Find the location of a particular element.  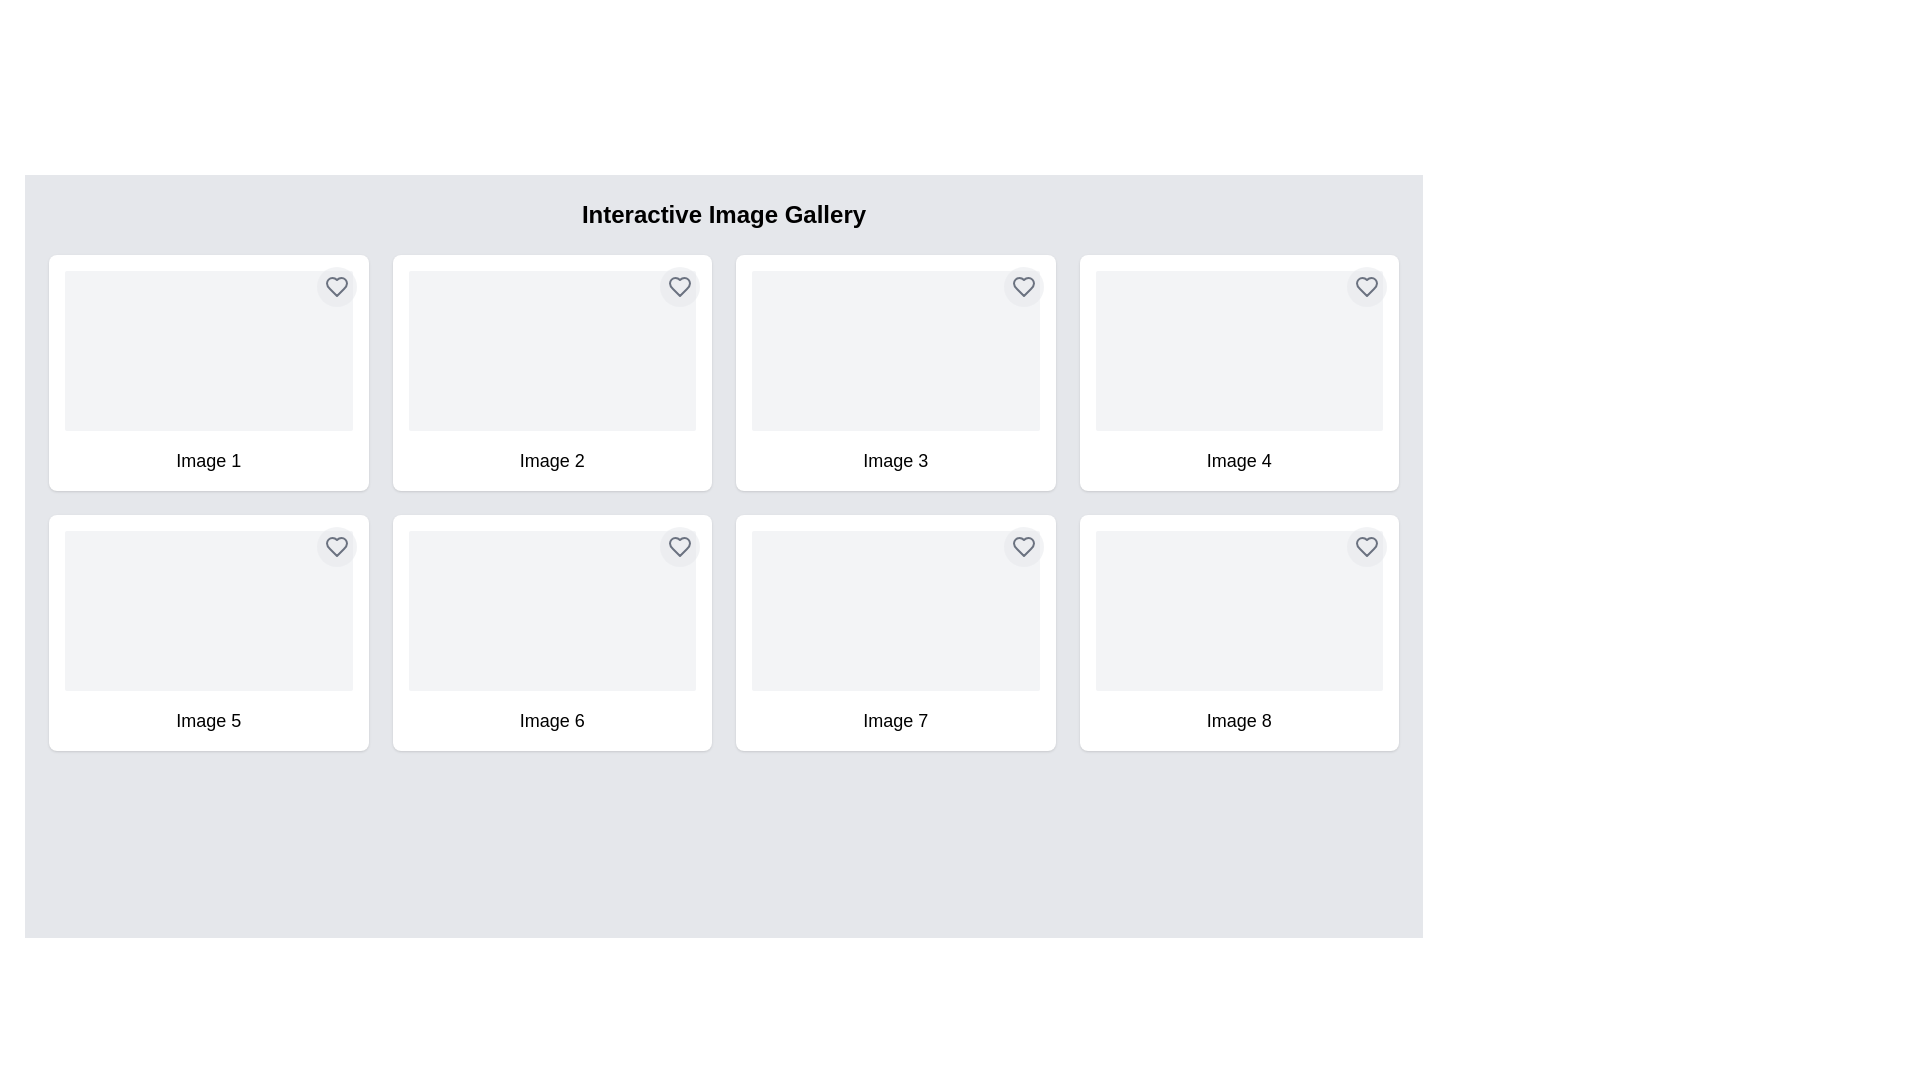

the text label located in the third card of the first row in a 4x2 grid layout, which provides a descriptive label for the corresponding image or card is located at coordinates (894, 461).